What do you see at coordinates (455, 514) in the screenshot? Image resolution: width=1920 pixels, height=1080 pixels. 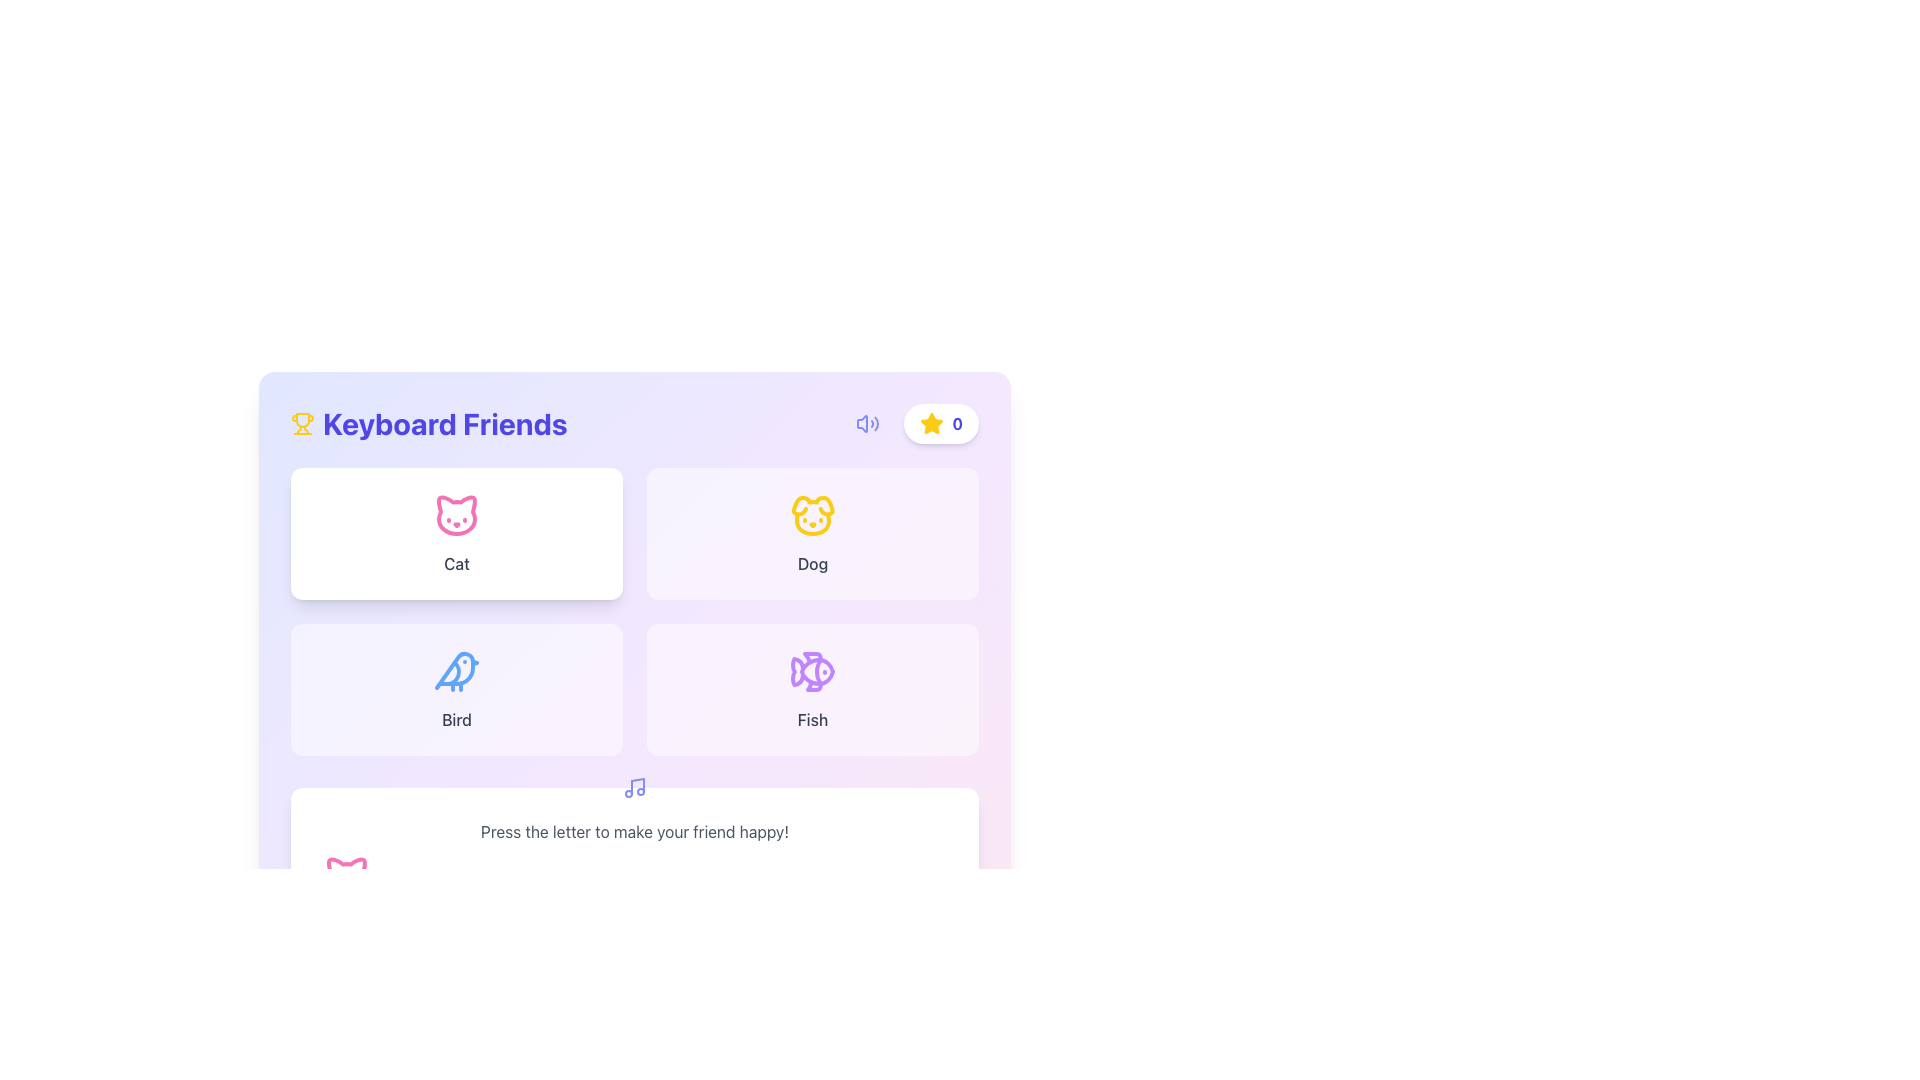 I see `the 'Cat' graphical icon located in the top-left quadrant of the interface` at bounding box center [455, 514].